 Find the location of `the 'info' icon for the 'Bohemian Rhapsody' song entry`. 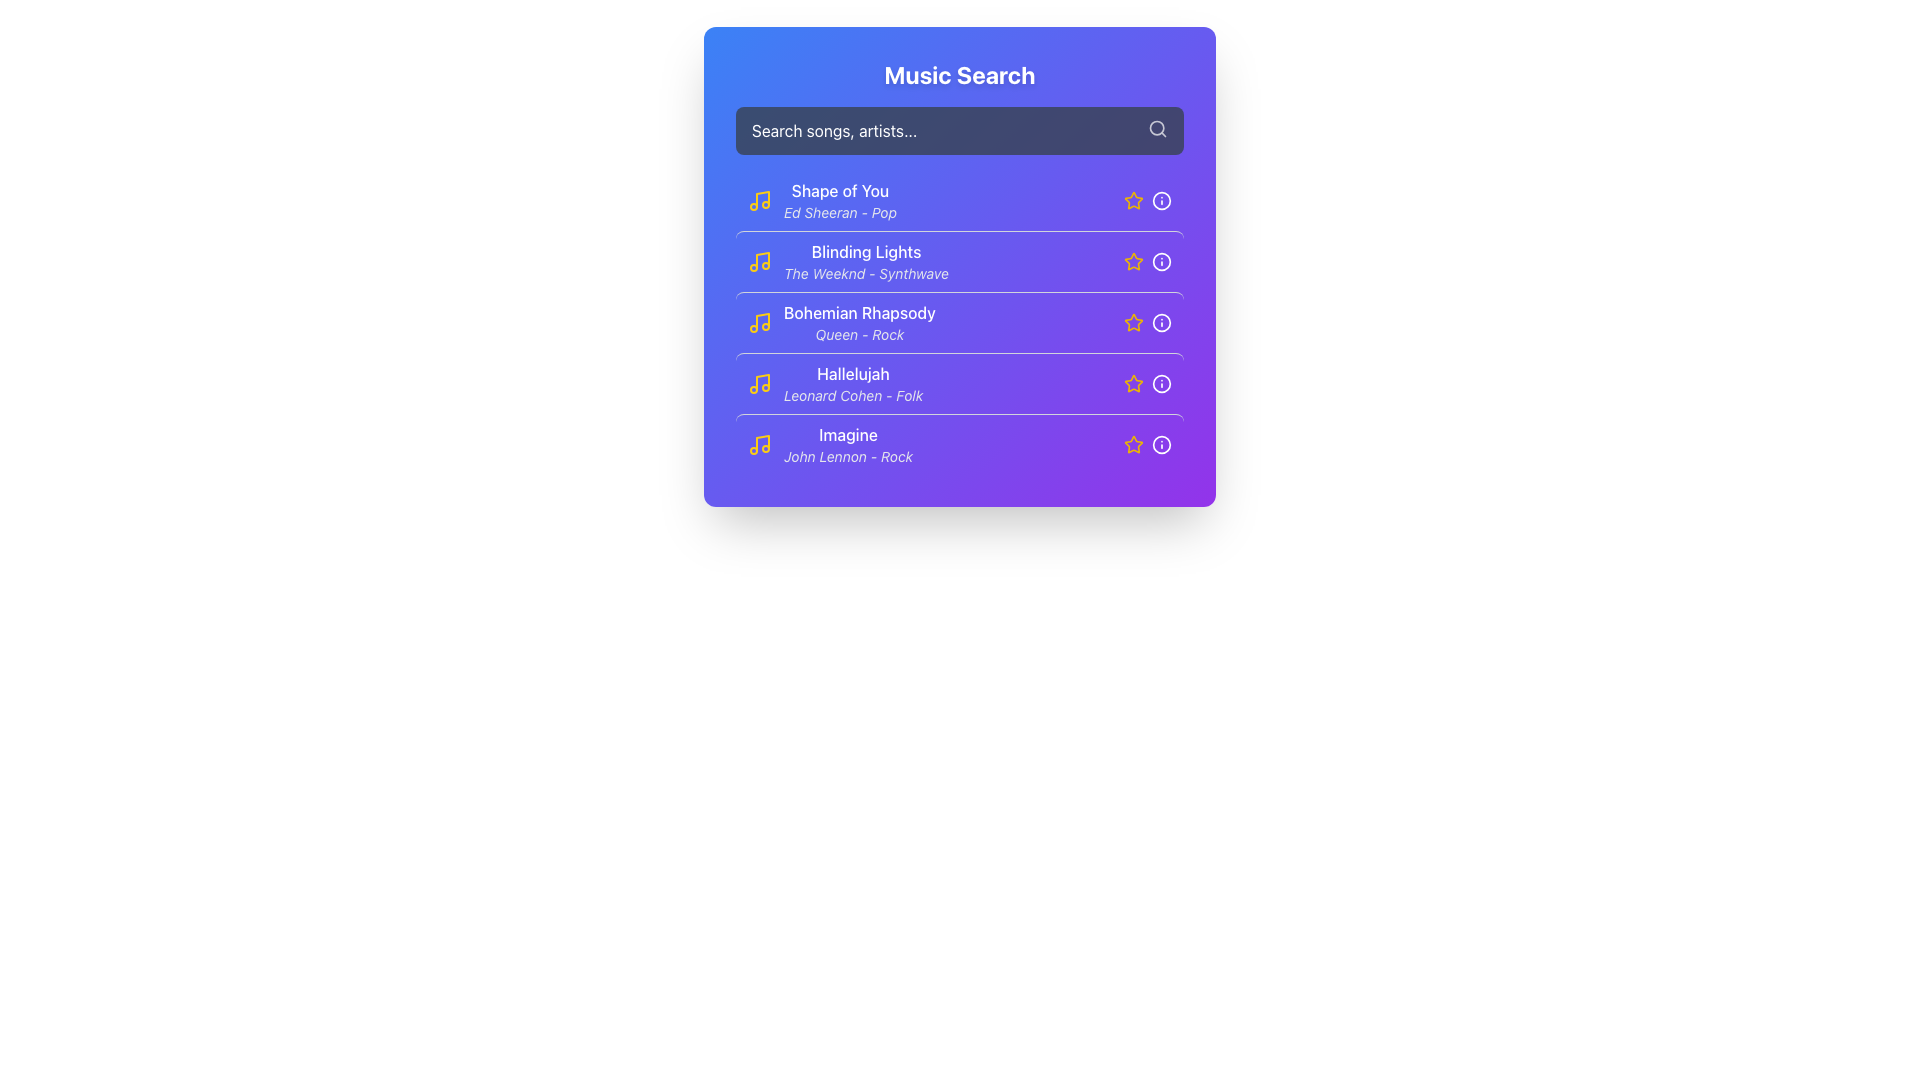

the 'info' icon for the 'Bohemian Rhapsody' song entry is located at coordinates (1161, 322).